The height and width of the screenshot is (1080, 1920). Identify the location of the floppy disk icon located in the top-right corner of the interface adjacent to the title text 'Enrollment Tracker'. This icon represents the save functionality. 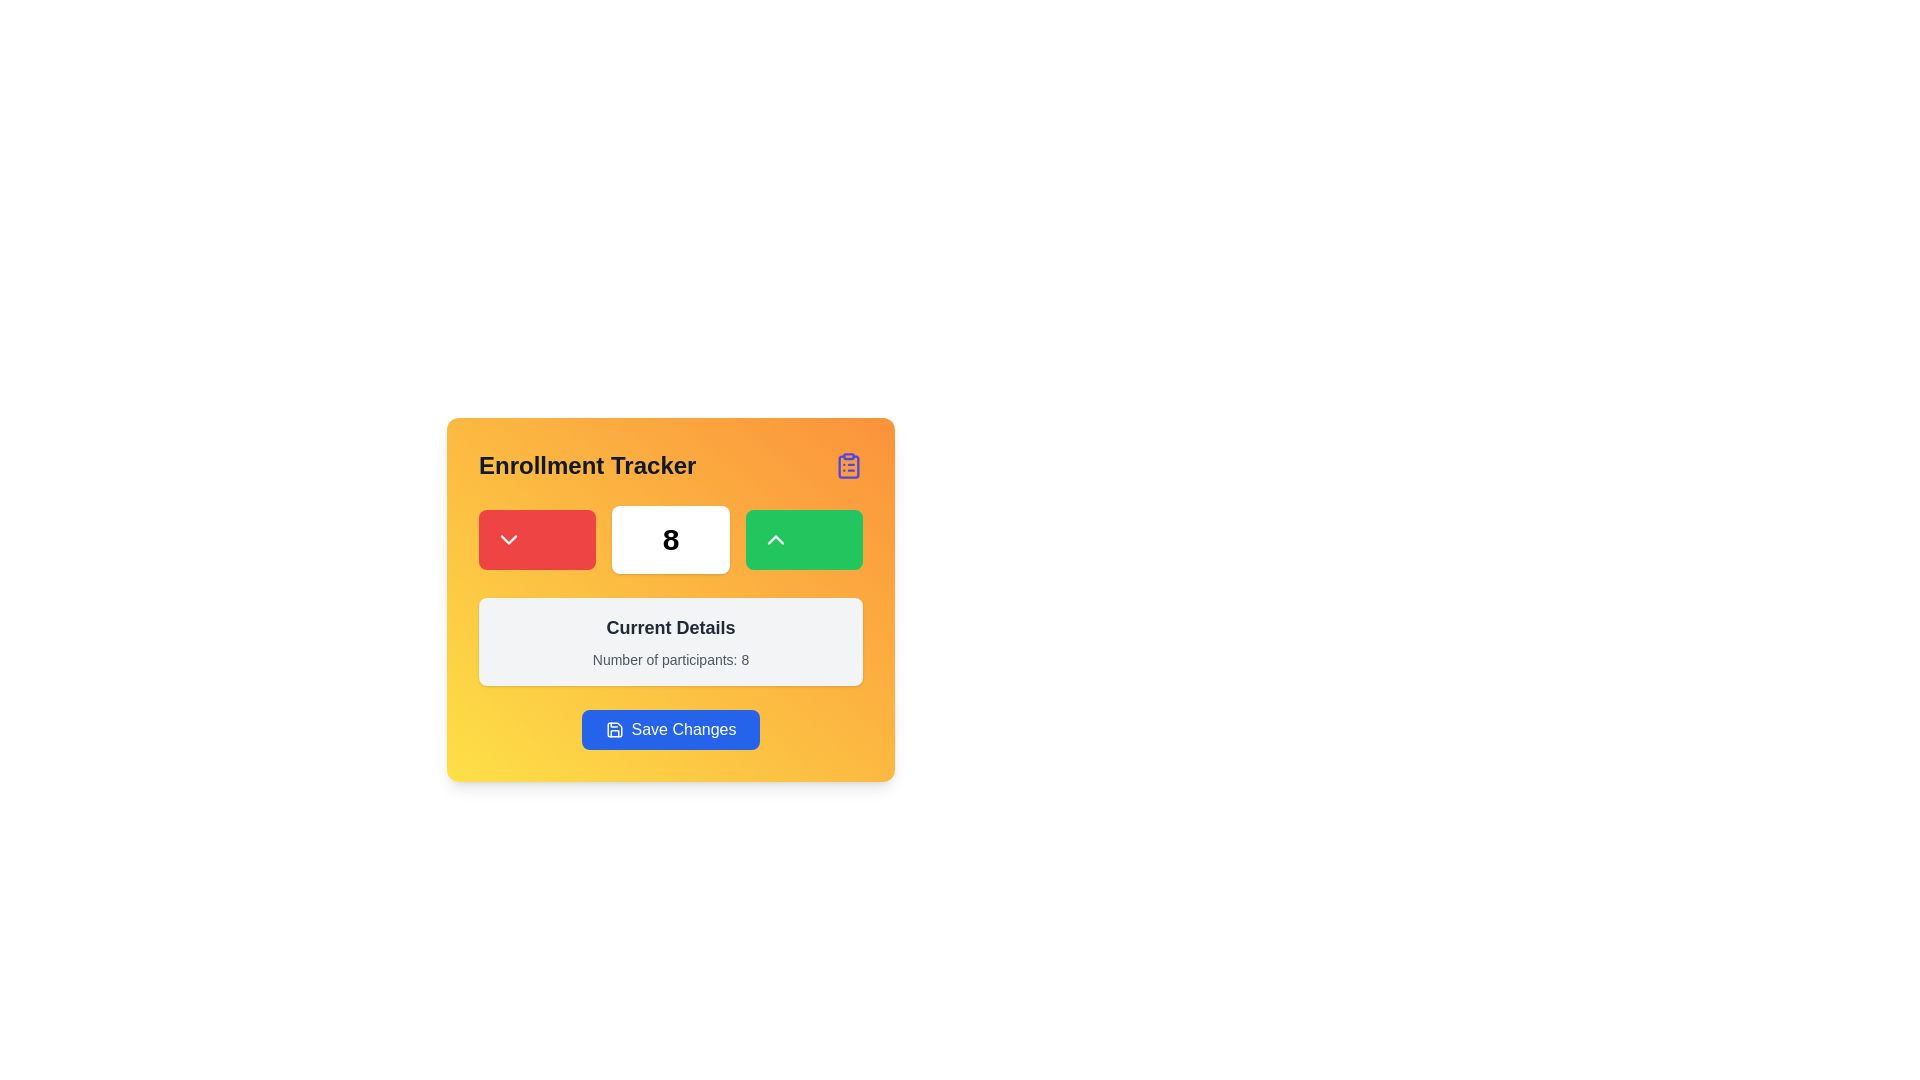
(613, 729).